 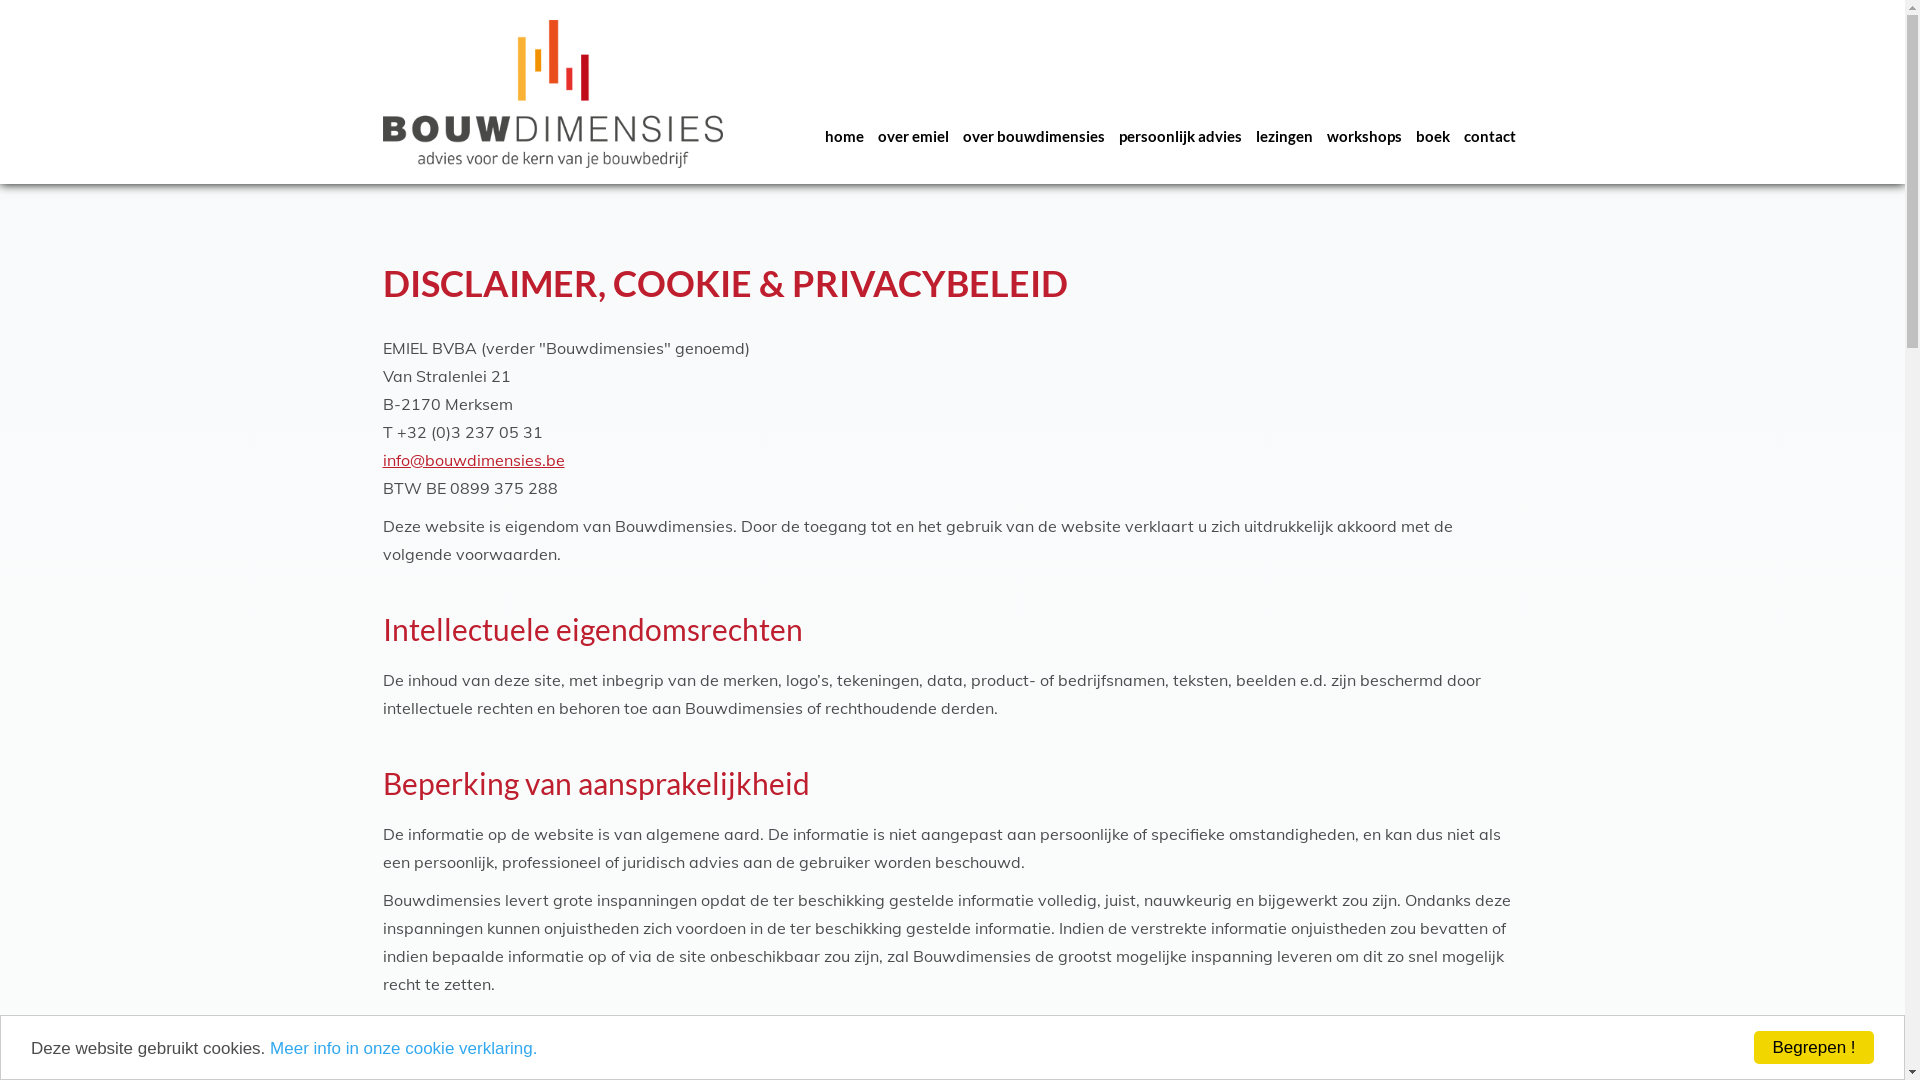 I want to click on 'over bouwdimensies', so click(x=954, y=134).